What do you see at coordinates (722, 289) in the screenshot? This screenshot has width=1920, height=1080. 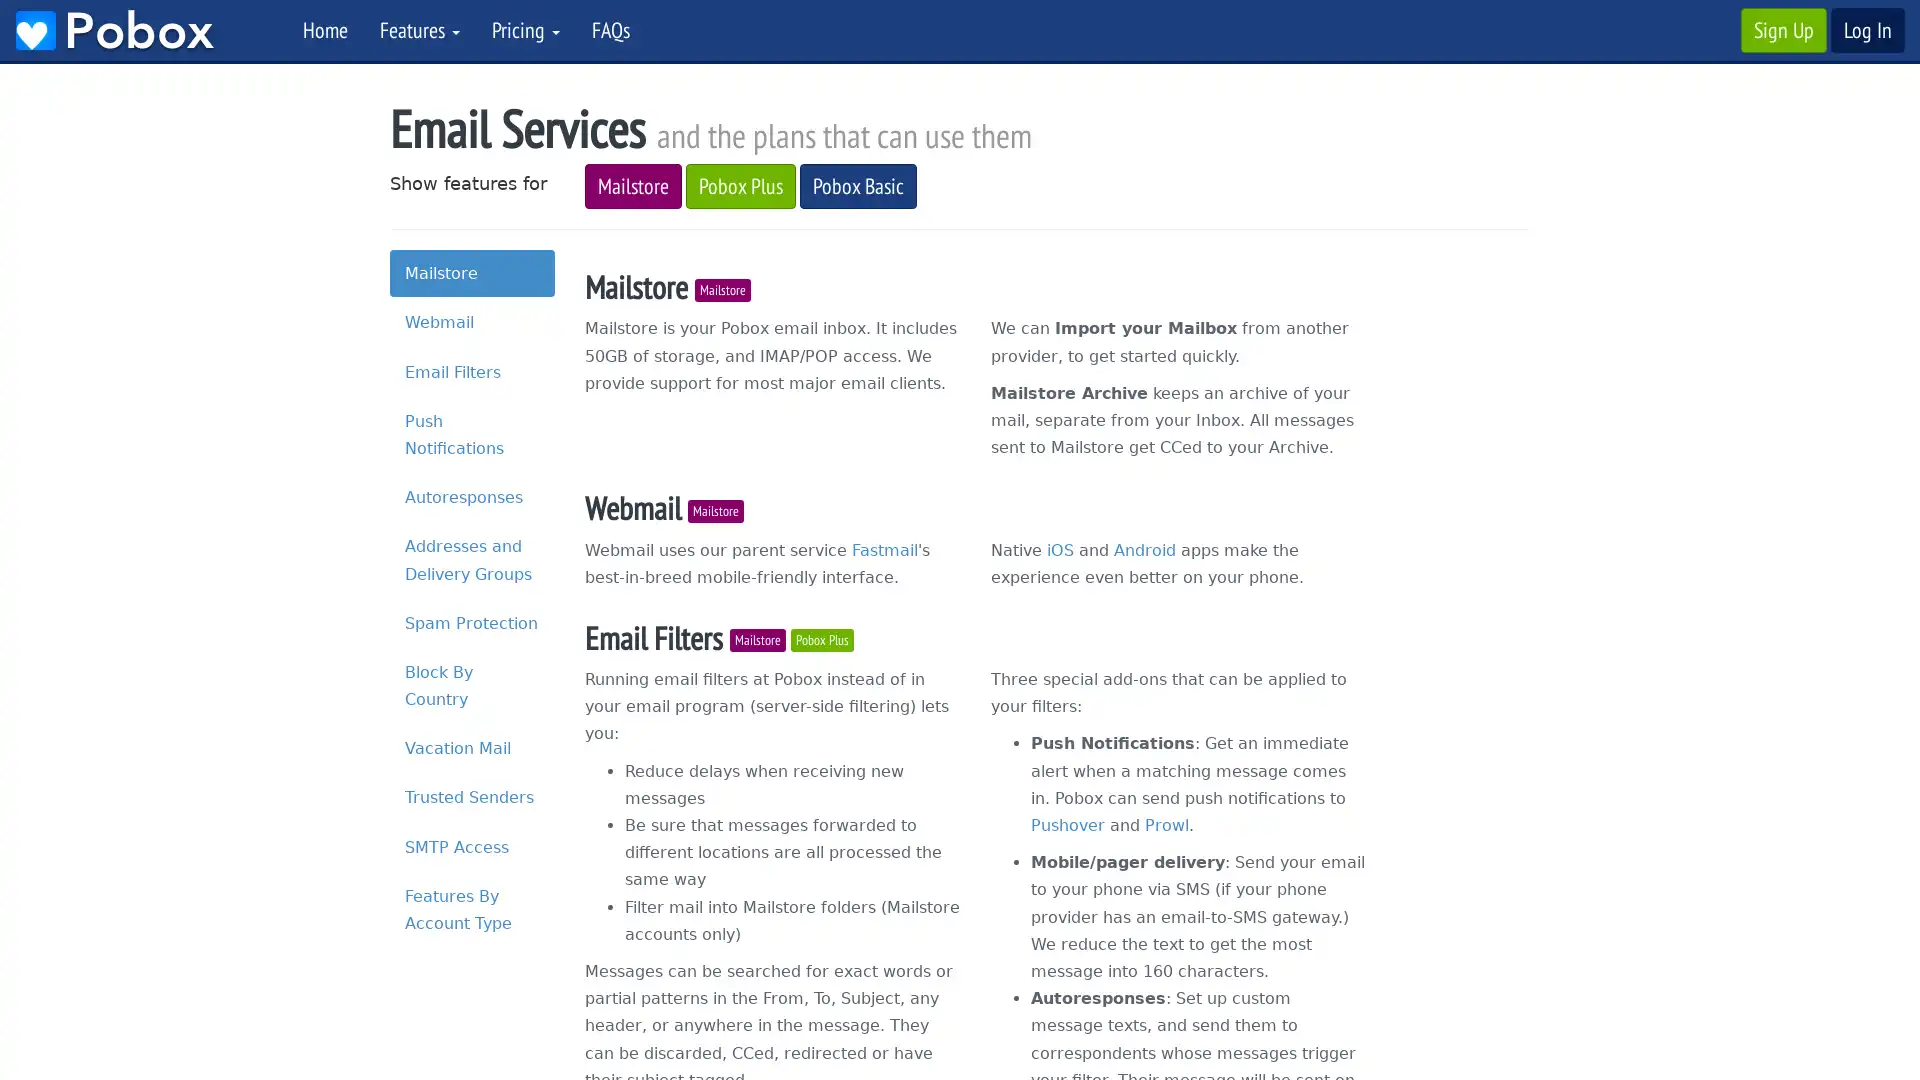 I see `Mailstore` at bounding box center [722, 289].